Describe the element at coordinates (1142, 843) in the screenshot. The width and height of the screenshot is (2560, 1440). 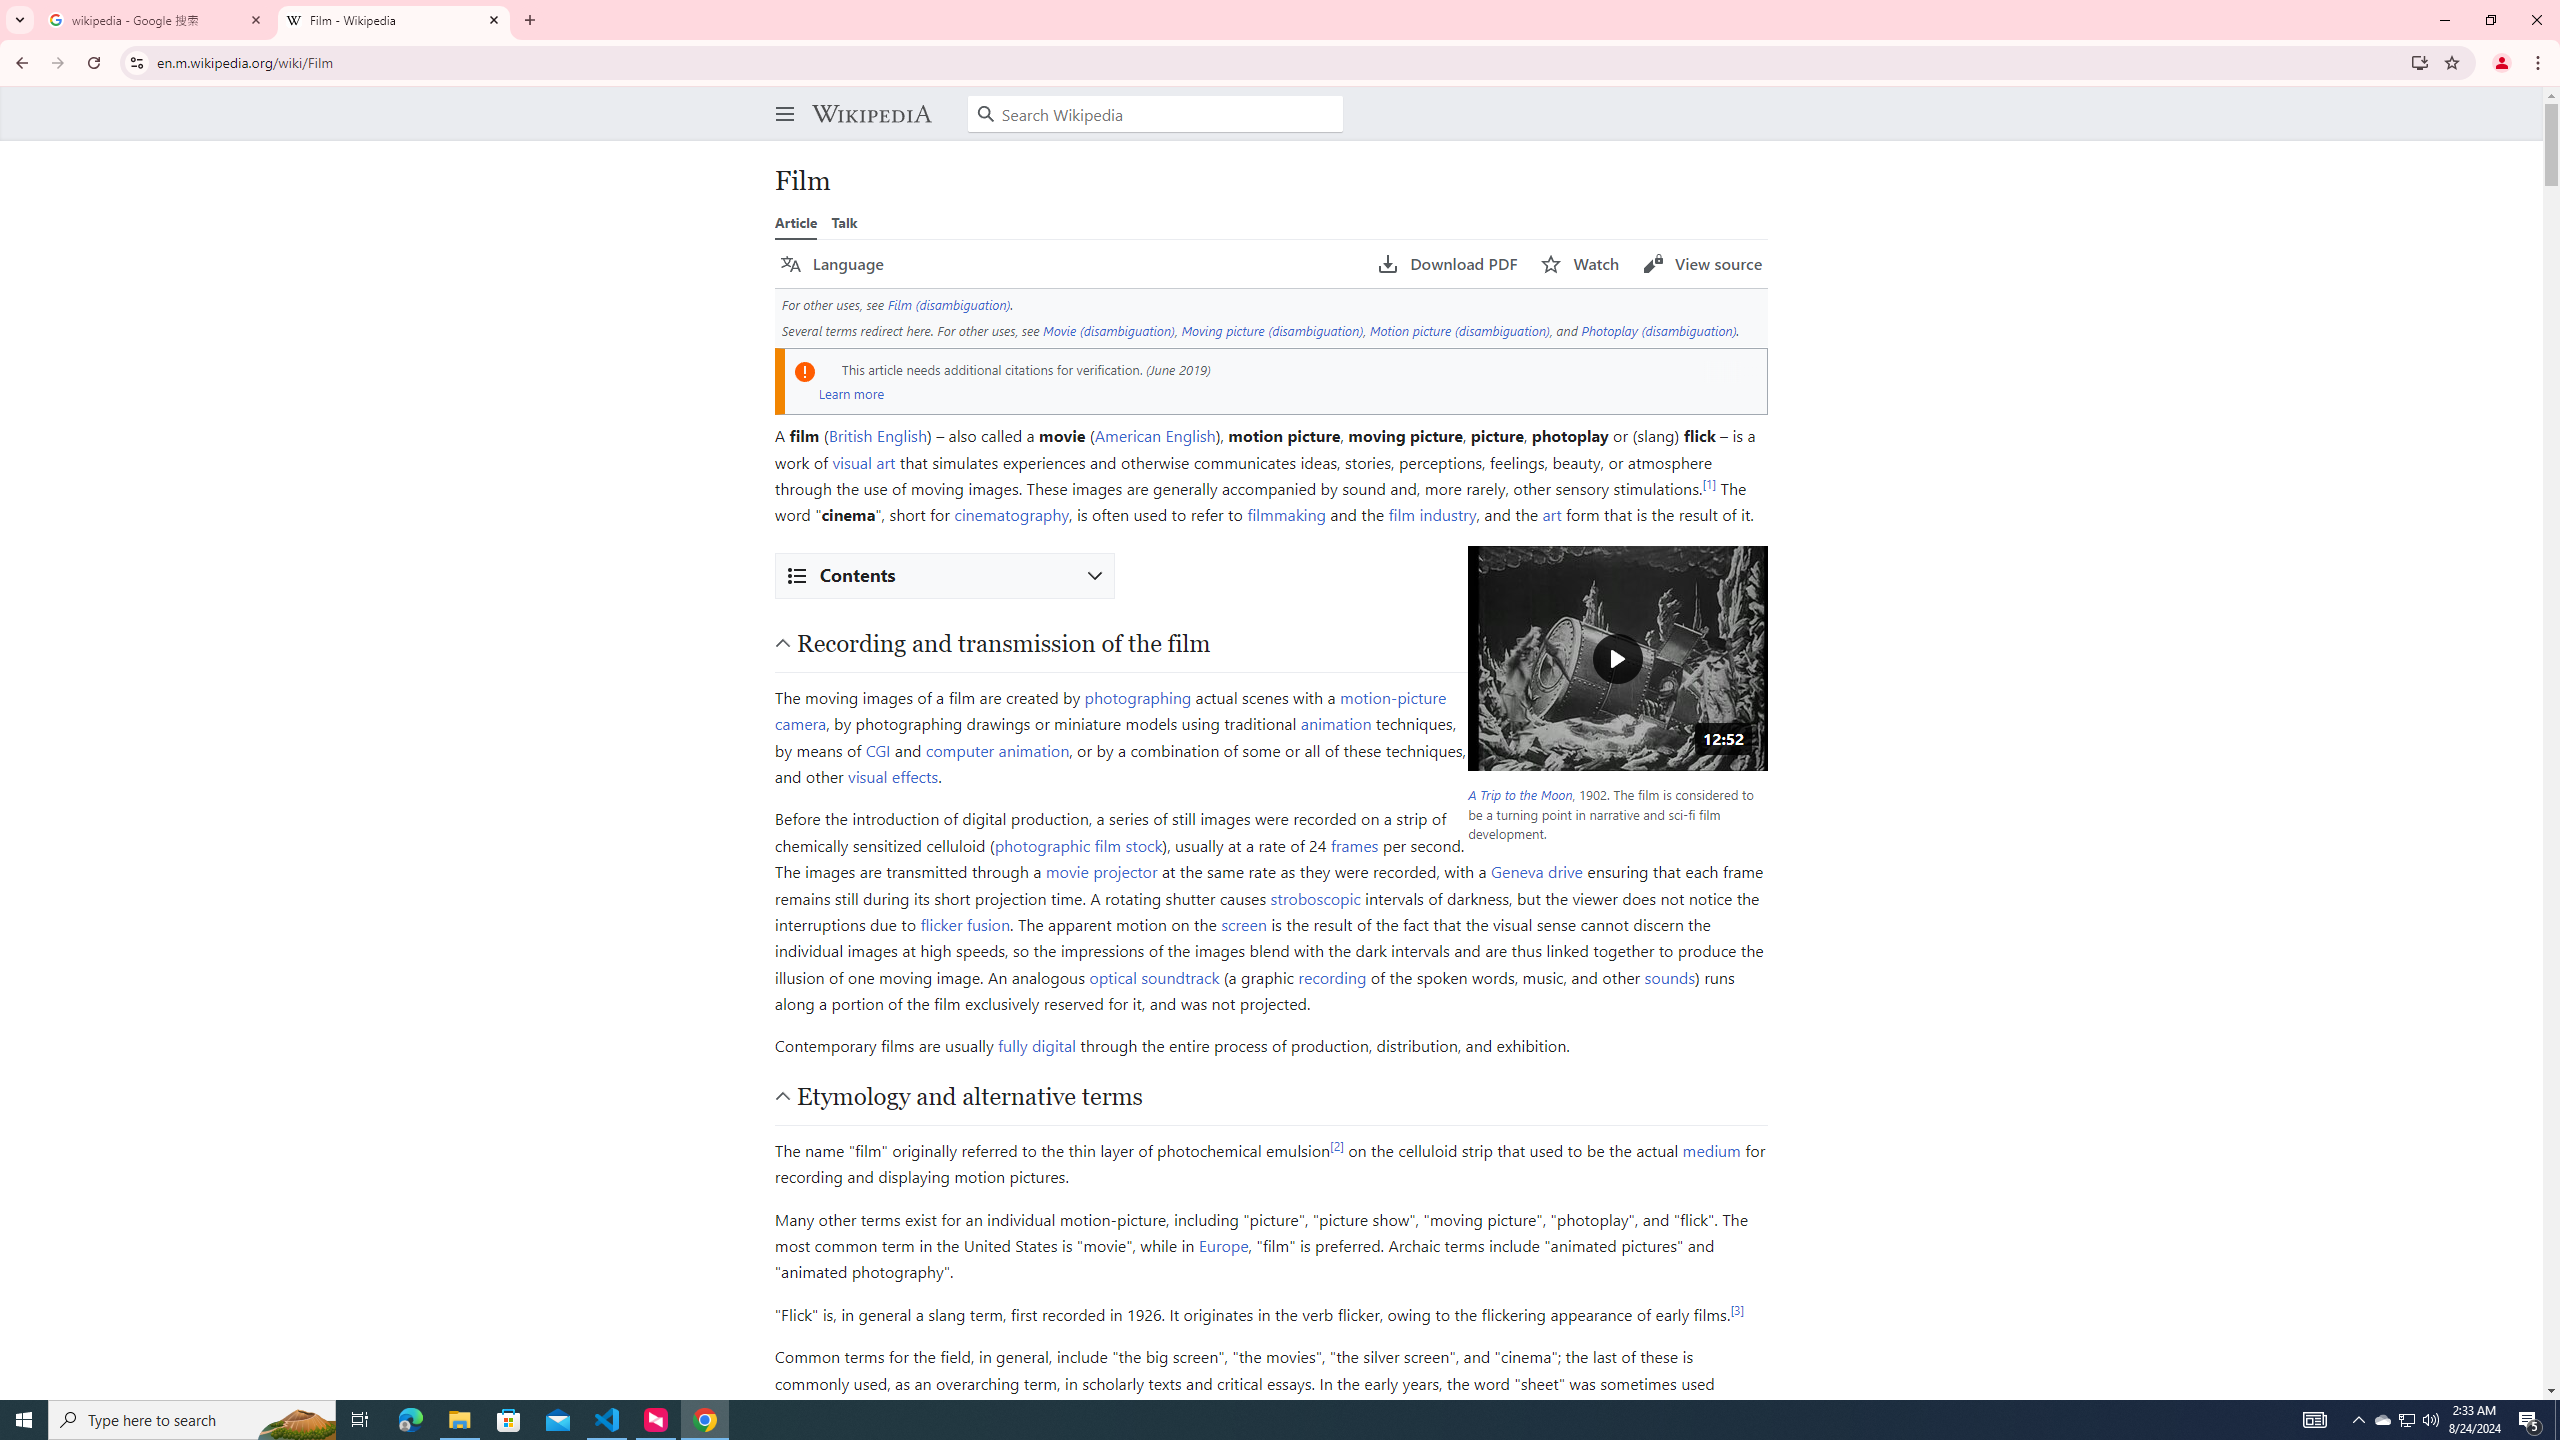
I see `'stock'` at that location.